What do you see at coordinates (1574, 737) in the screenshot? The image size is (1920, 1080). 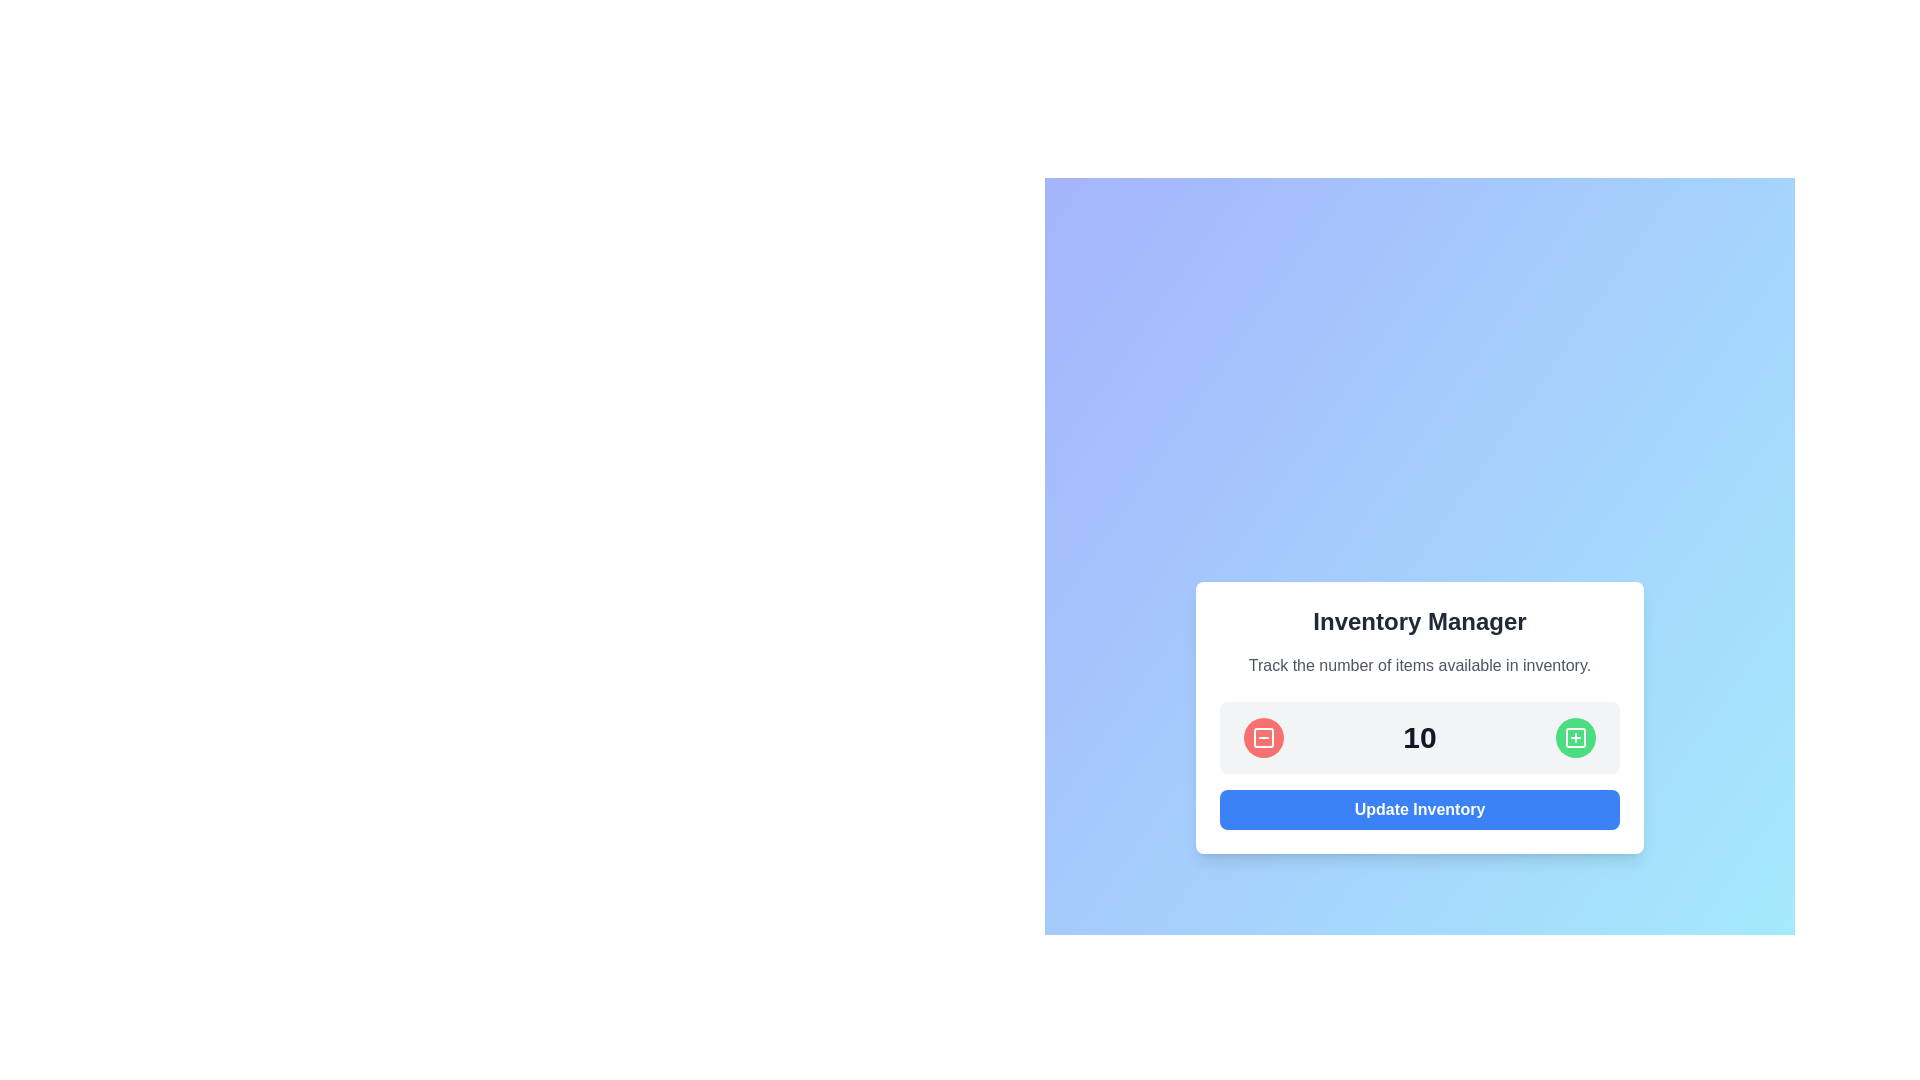 I see `the Icon button with a '+' symbol, which is a square icon with a green background and a white border, located at the bottom right of a card-like structure, to increment a value` at bounding box center [1574, 737].